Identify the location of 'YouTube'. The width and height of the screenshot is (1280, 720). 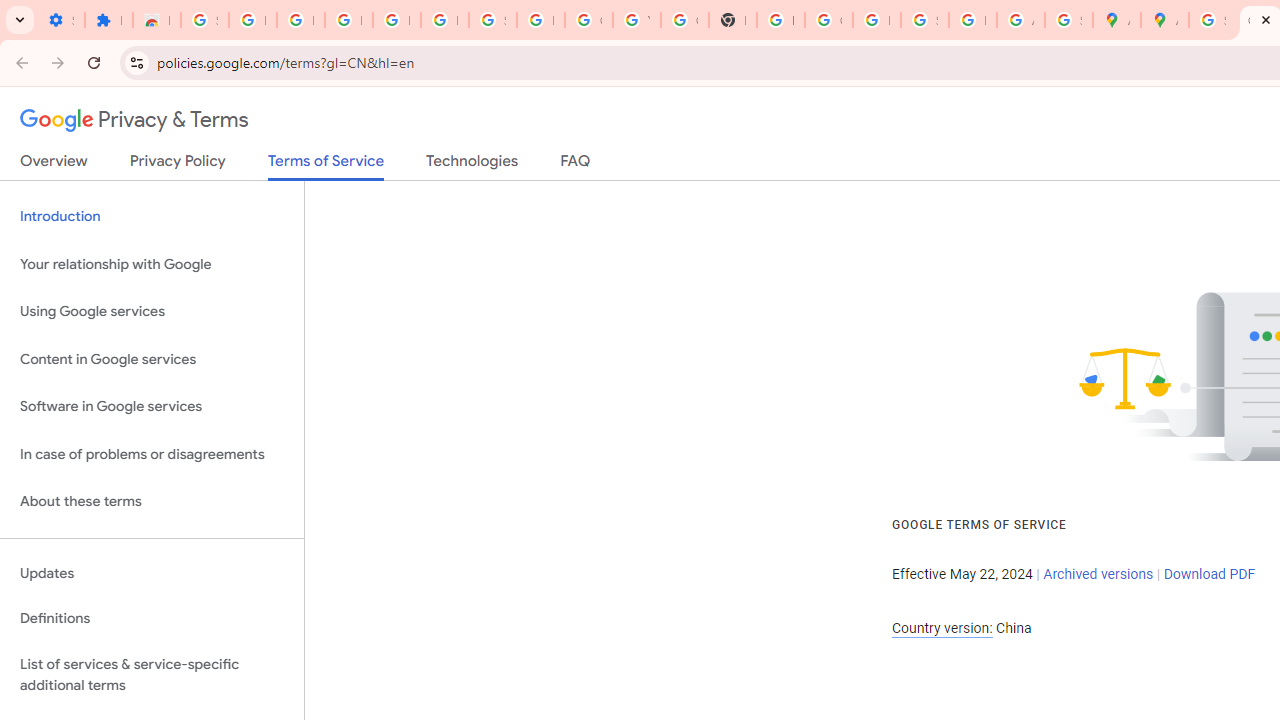
(635, 20).